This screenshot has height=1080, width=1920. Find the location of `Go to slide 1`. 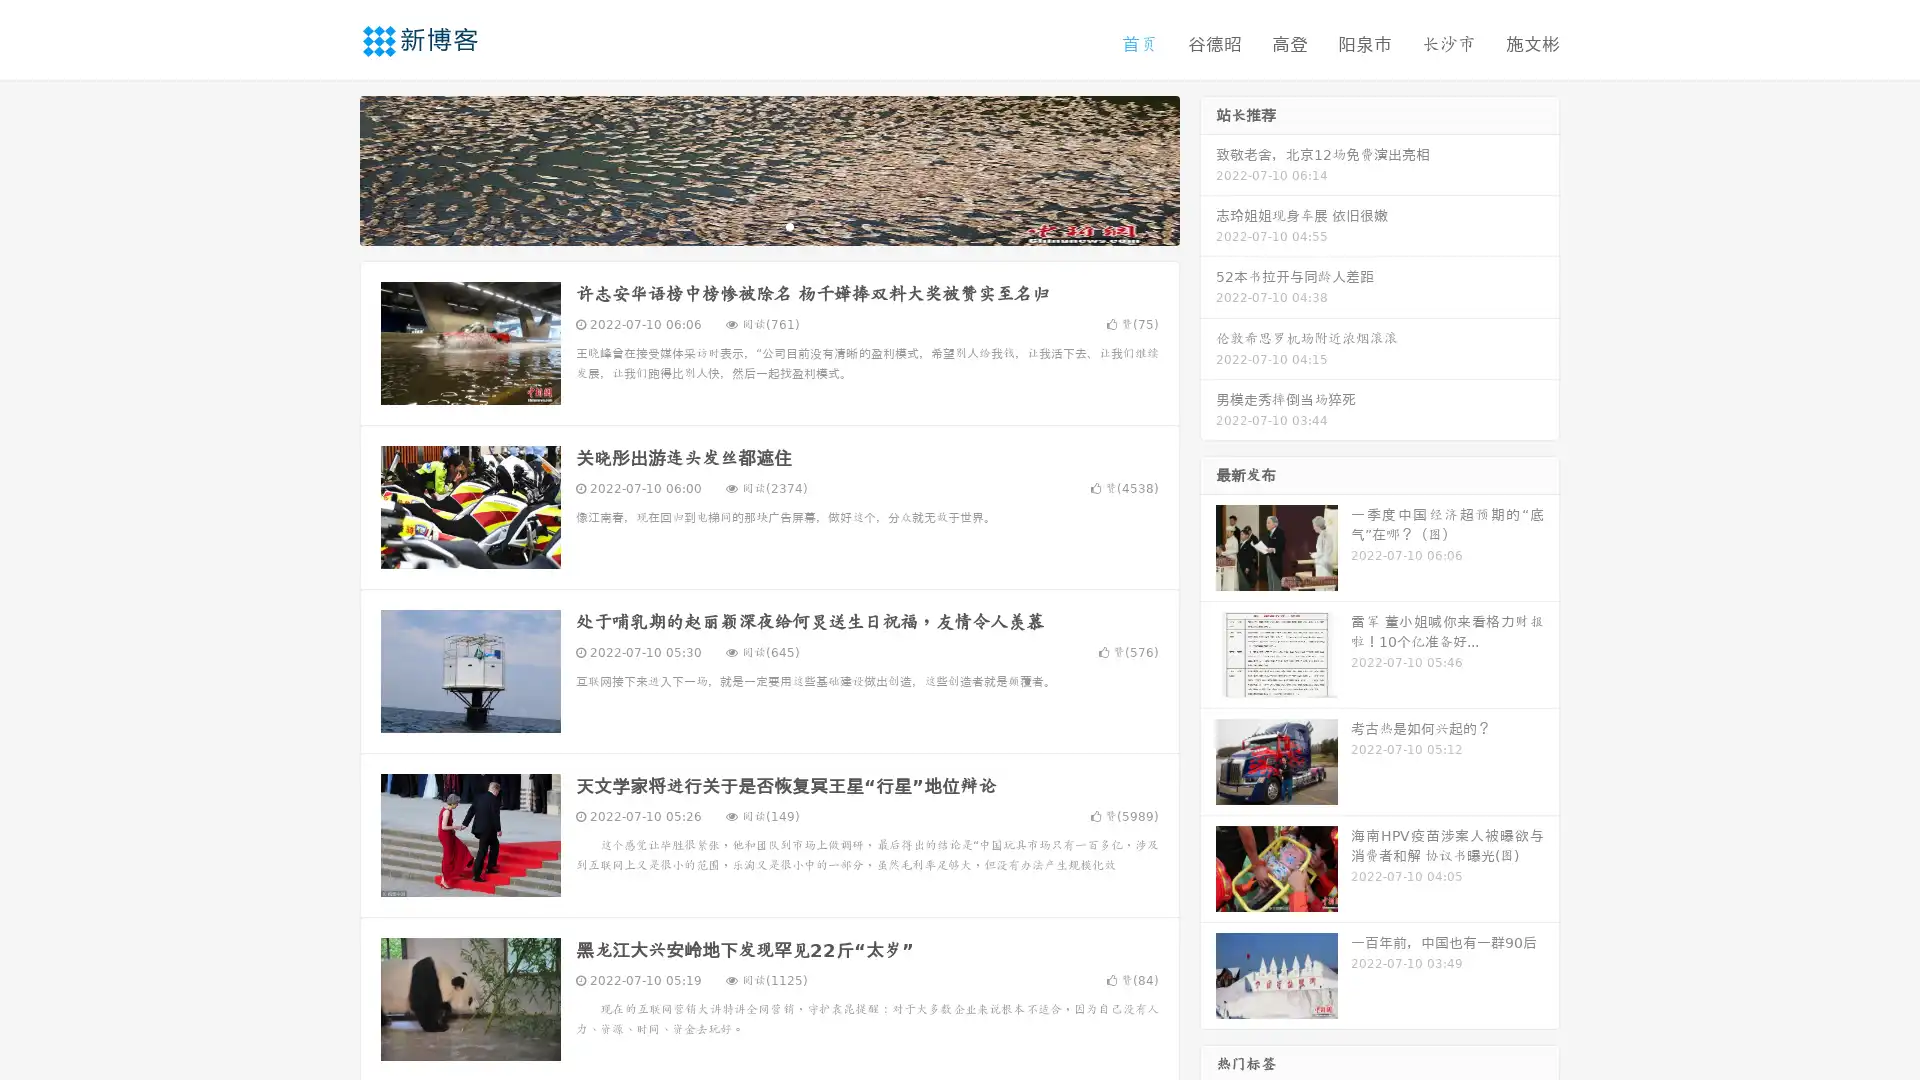

Go to slide 1 is located at coordinates (748, 225).